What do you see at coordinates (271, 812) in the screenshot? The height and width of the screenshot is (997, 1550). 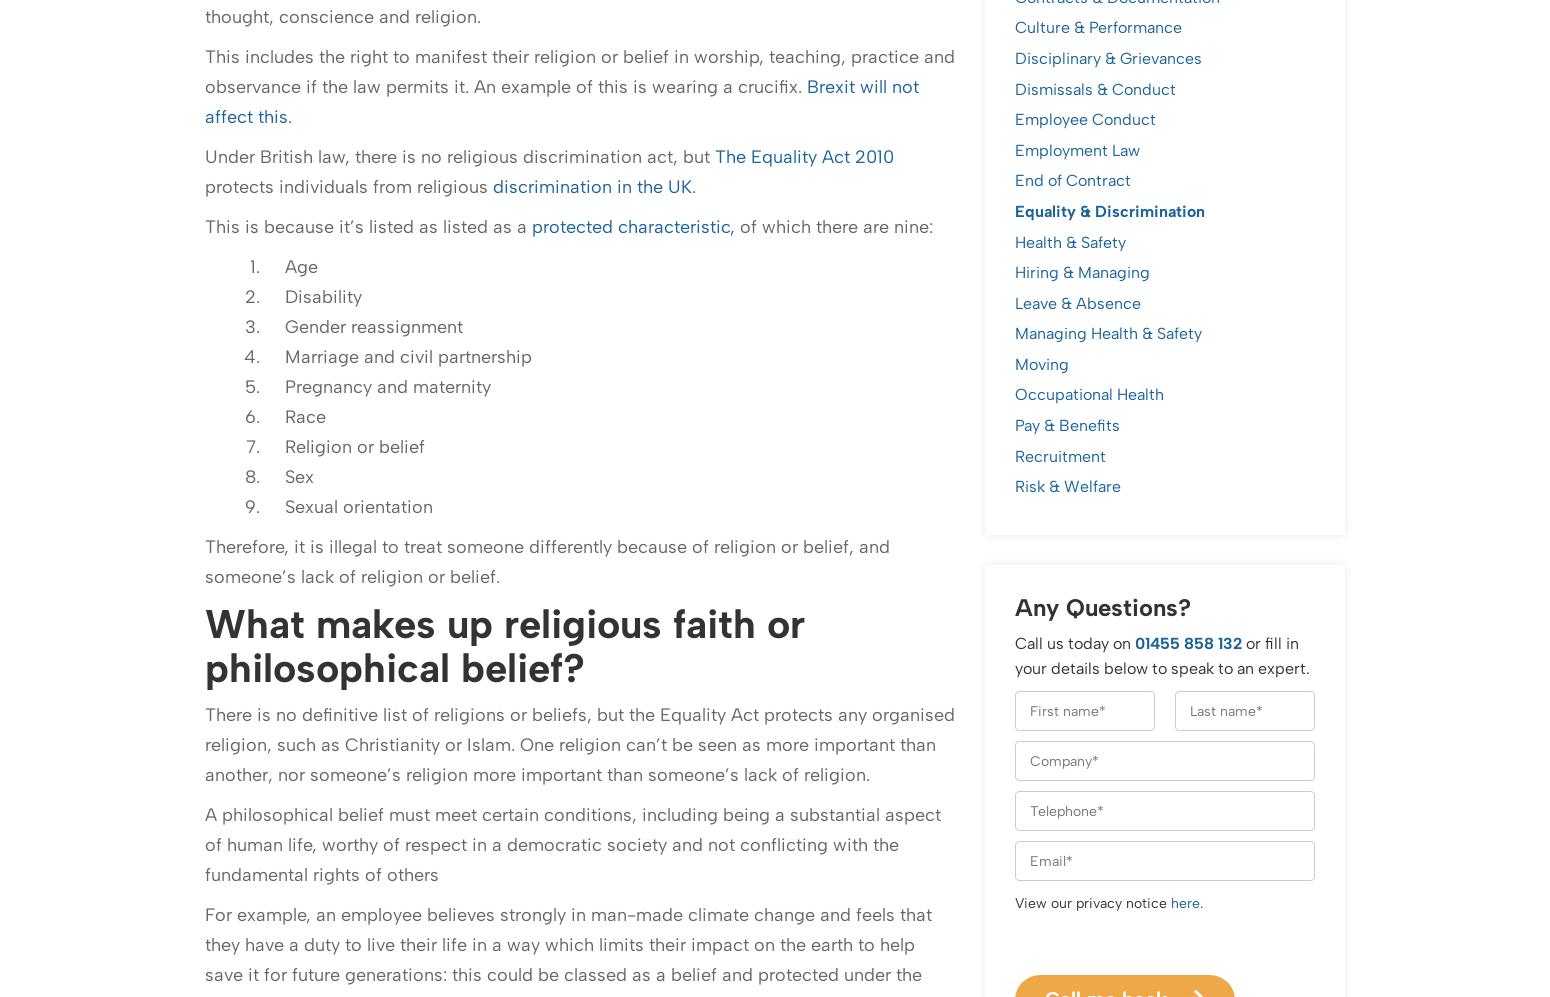 I see `'Contact Croner'` at bounding box center [271, 812].